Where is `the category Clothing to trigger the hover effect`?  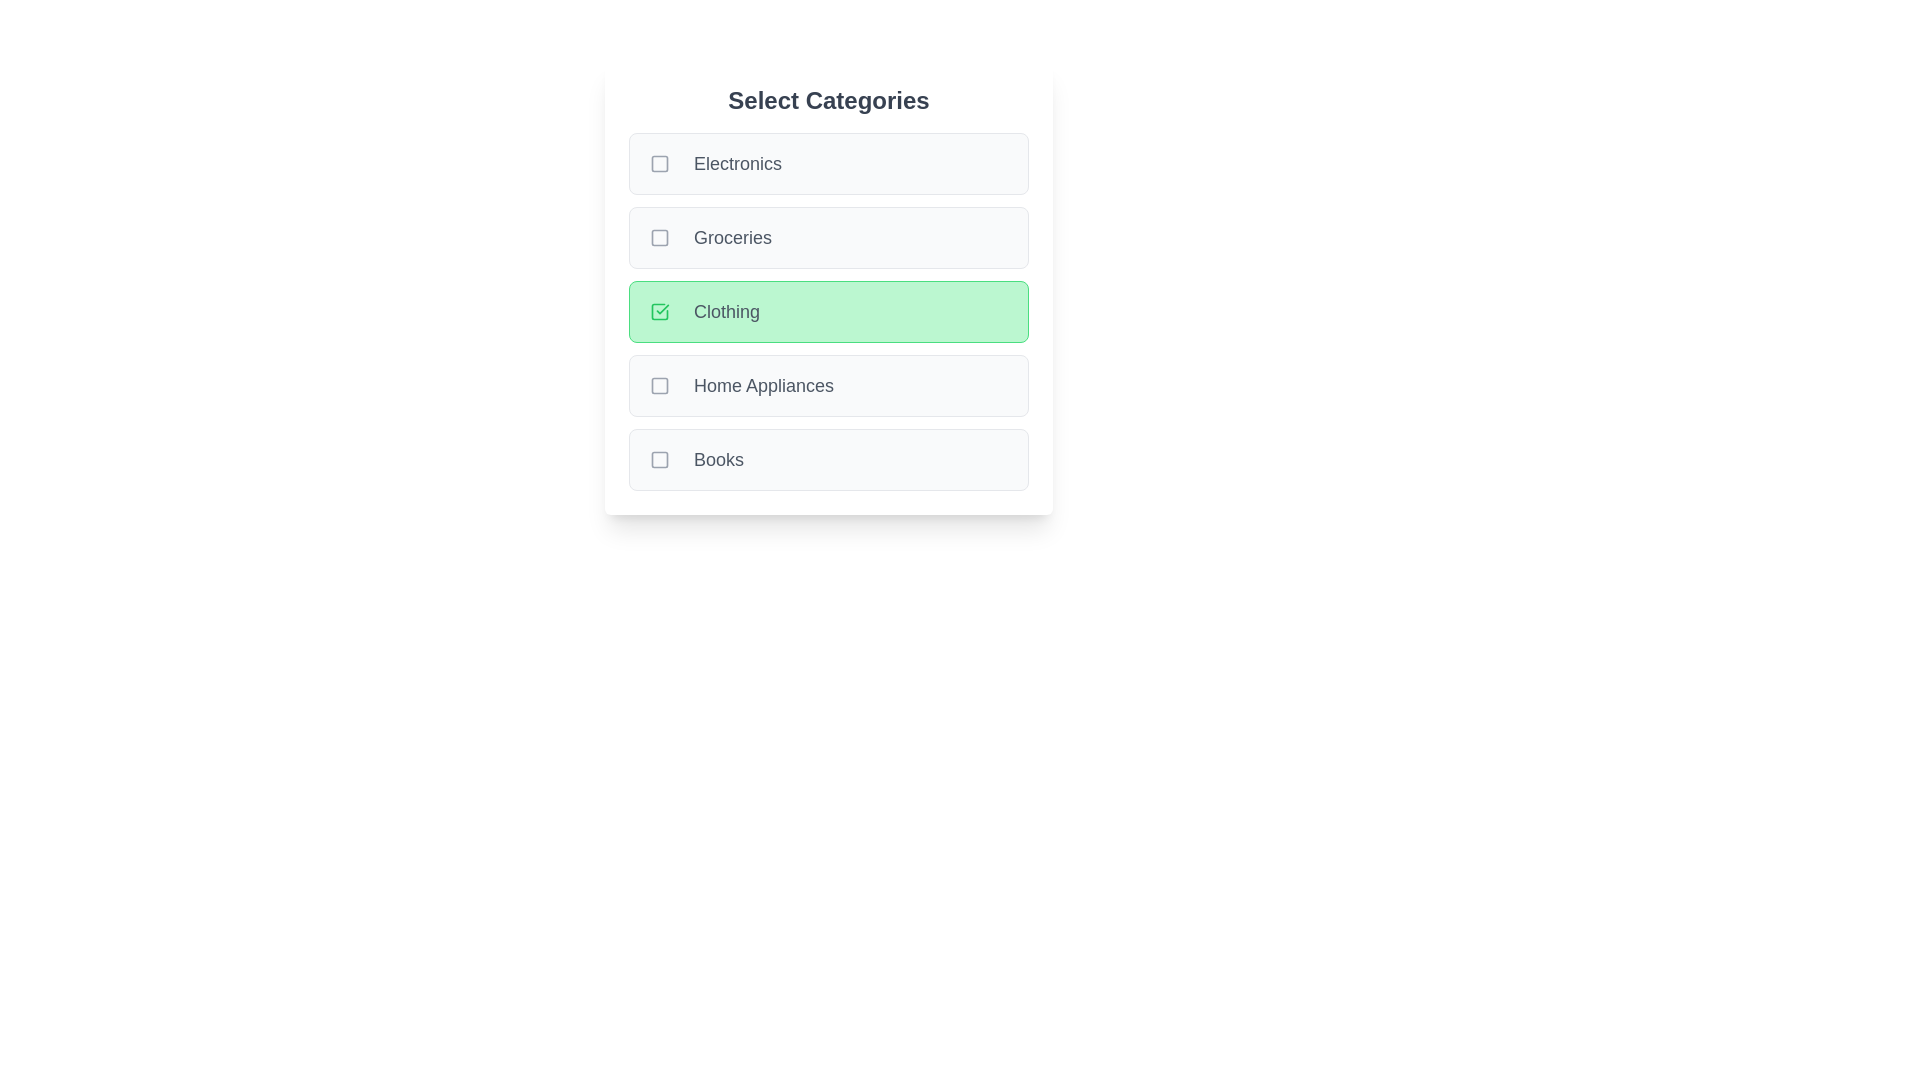 the category Clothing to trigger the hover effect is located at coordinates (829, 312).